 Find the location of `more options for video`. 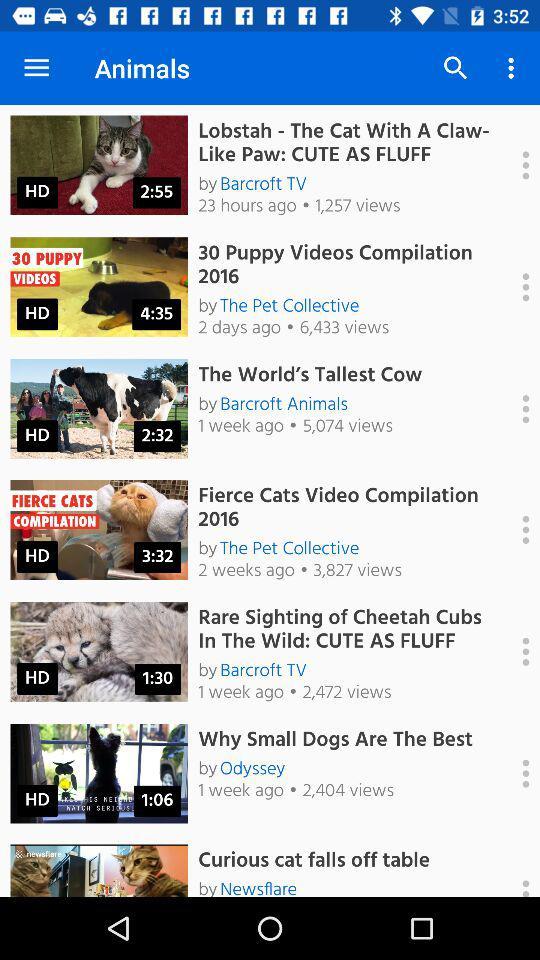

more options for video is located at coordinates (515, 286).